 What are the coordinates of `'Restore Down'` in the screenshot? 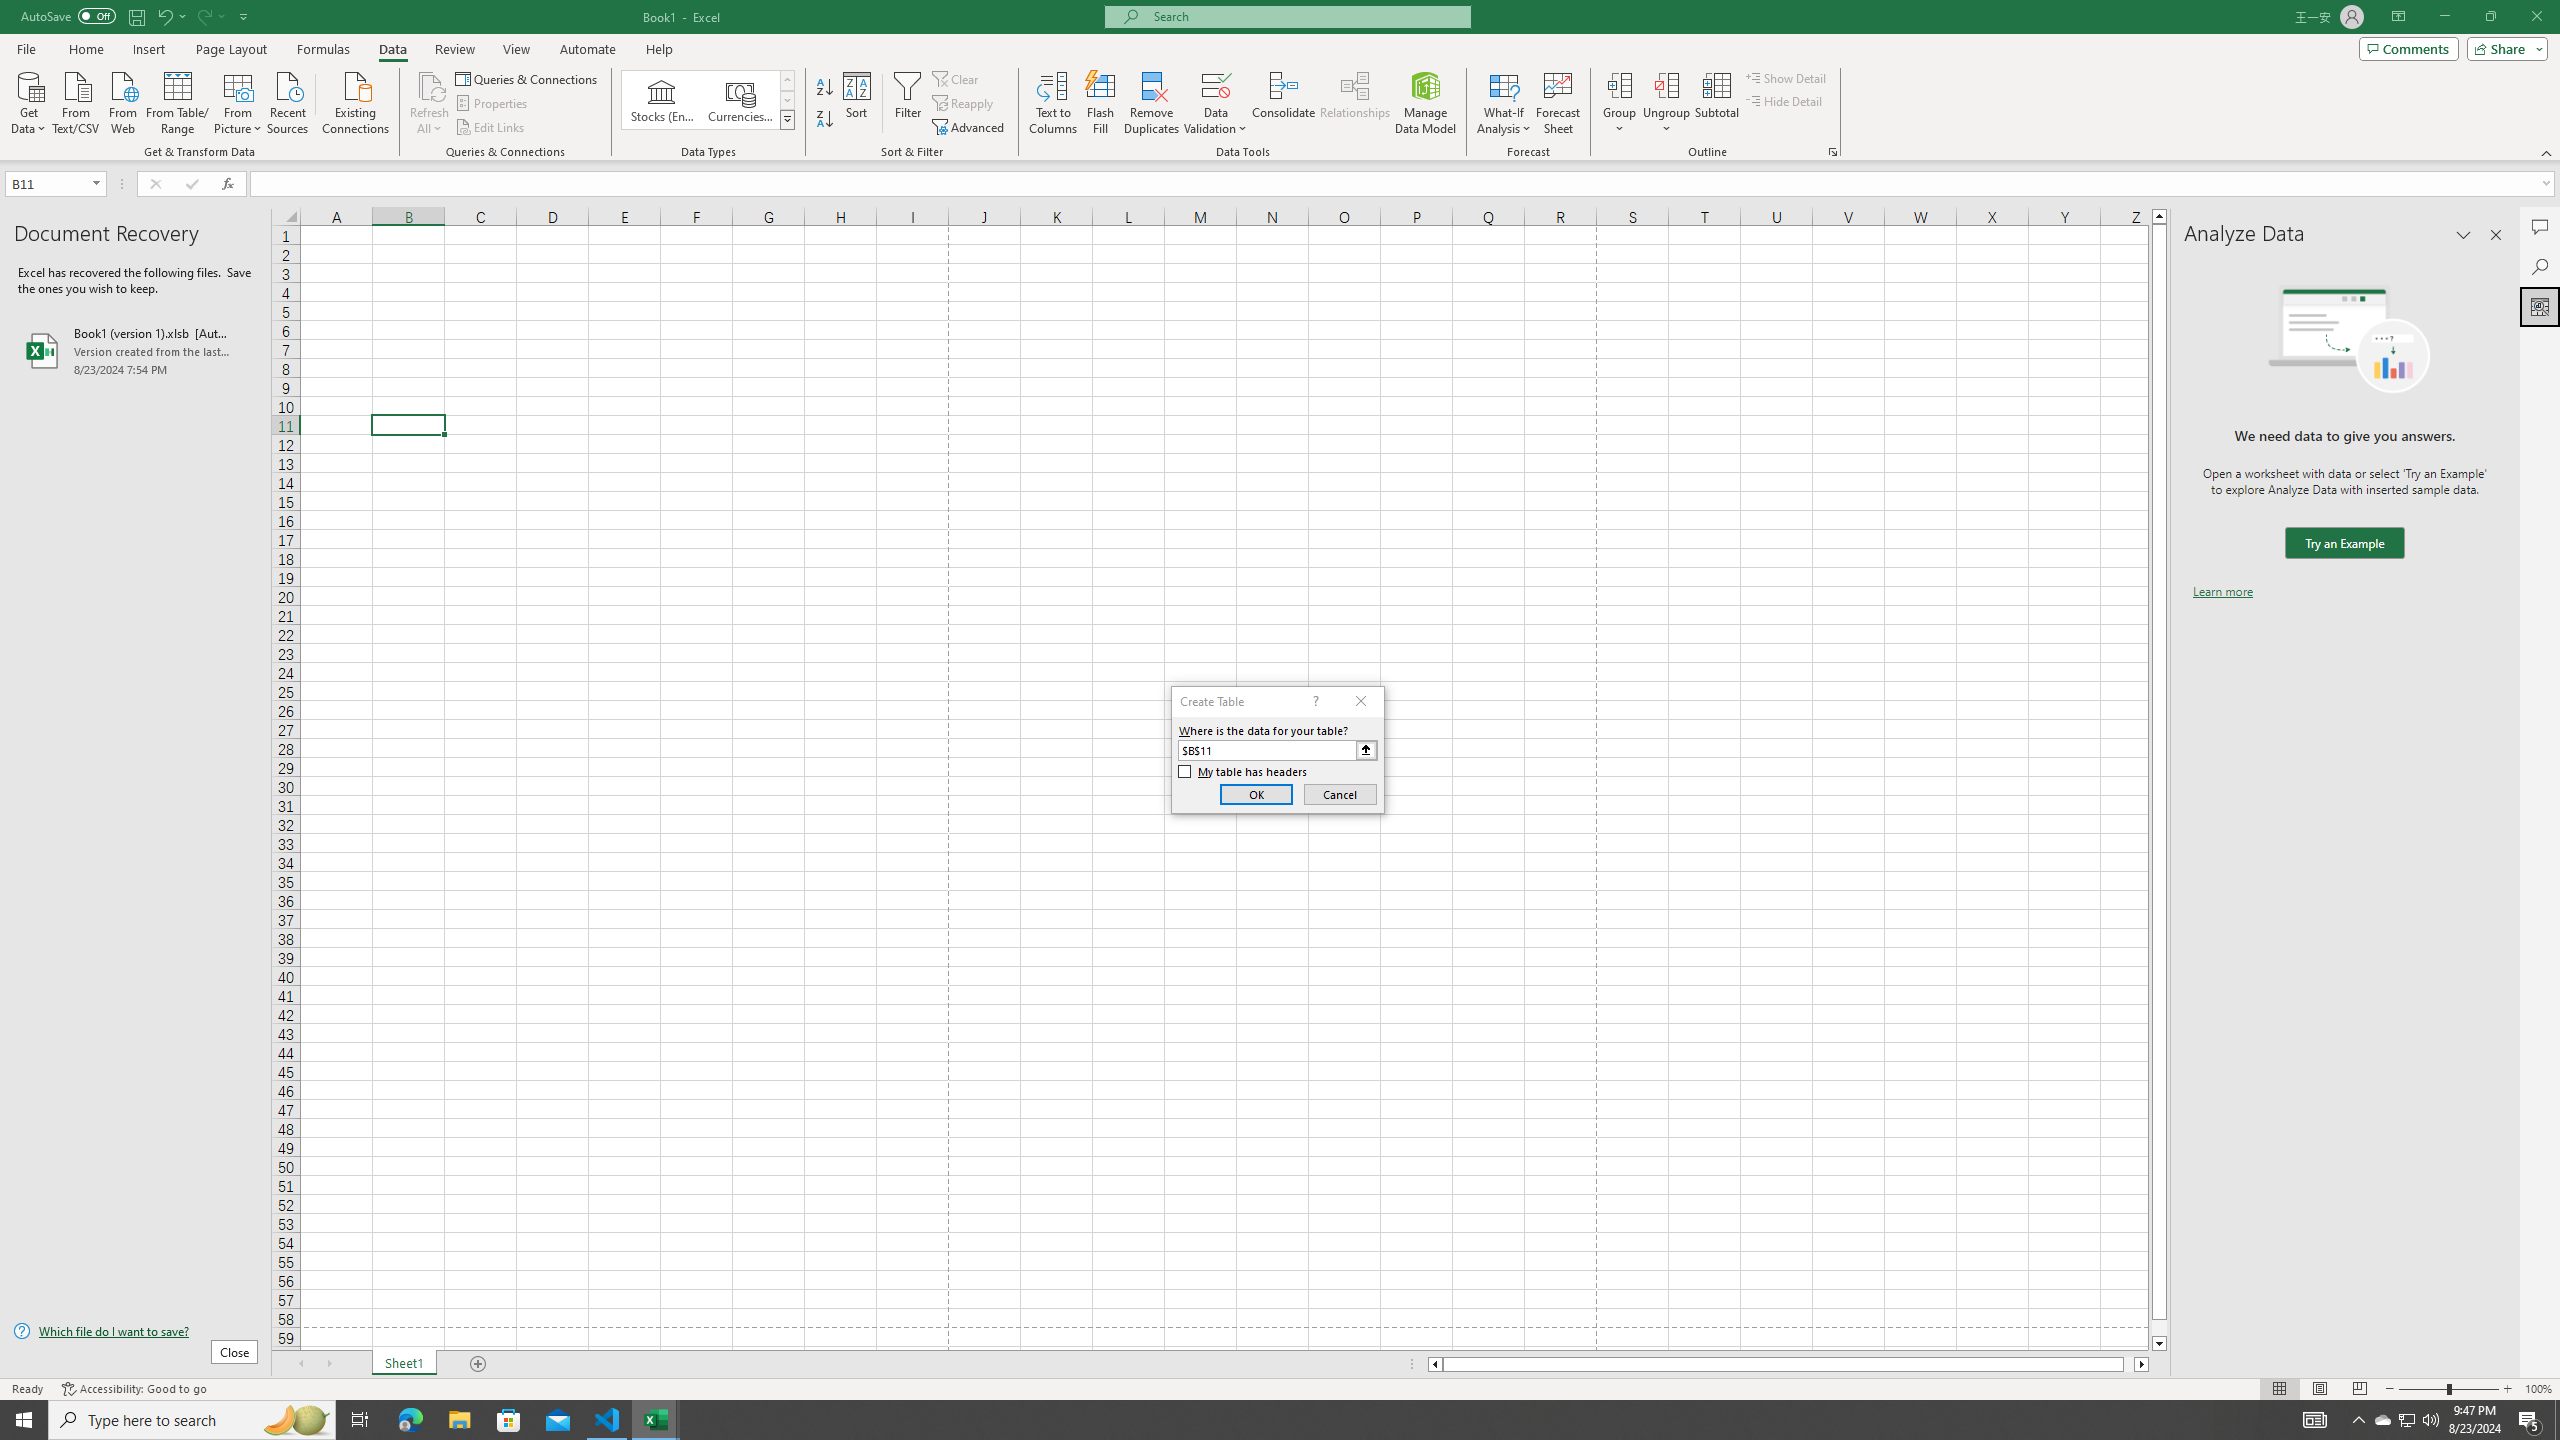 It's located at (2490, 16).